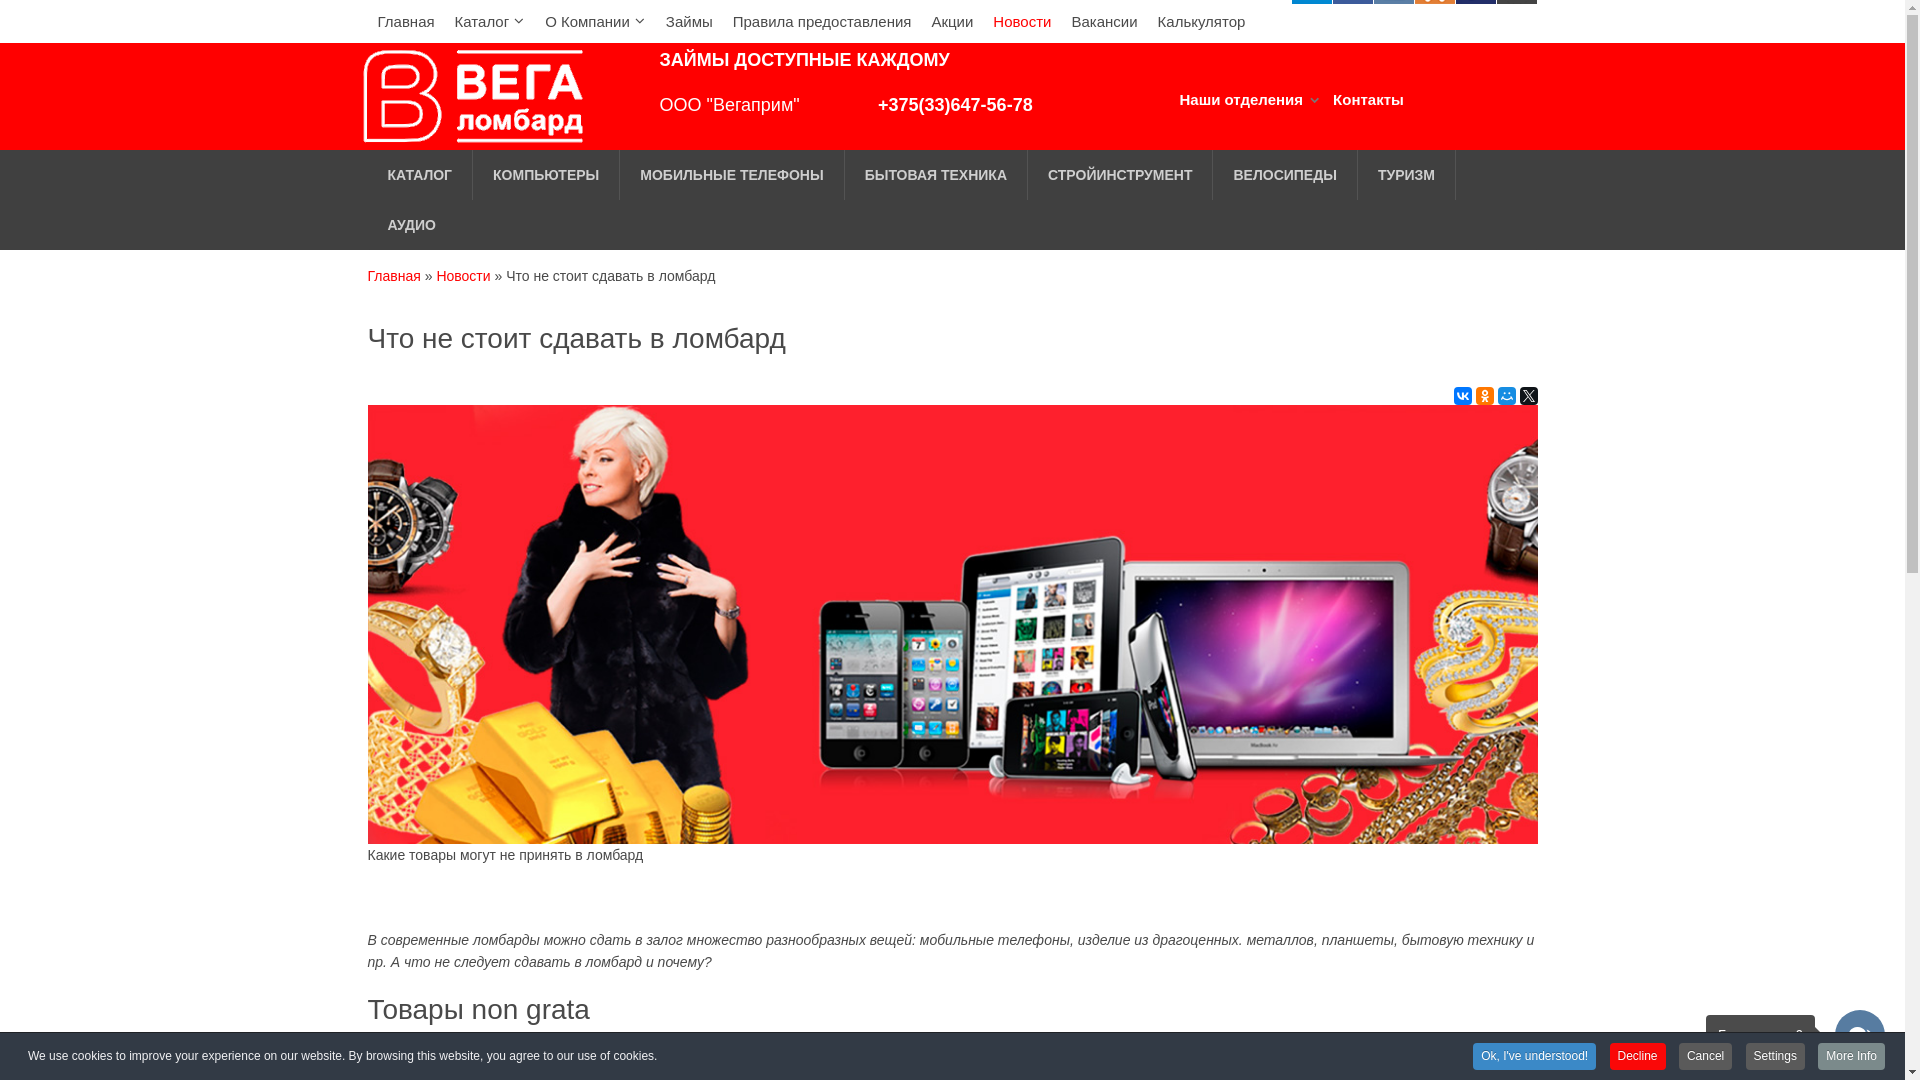 This screenshot has height=1080, width=1920. Describe the element at coordinates (1704, 1055) in the screenshot. I see `'Cancel'` at that location.